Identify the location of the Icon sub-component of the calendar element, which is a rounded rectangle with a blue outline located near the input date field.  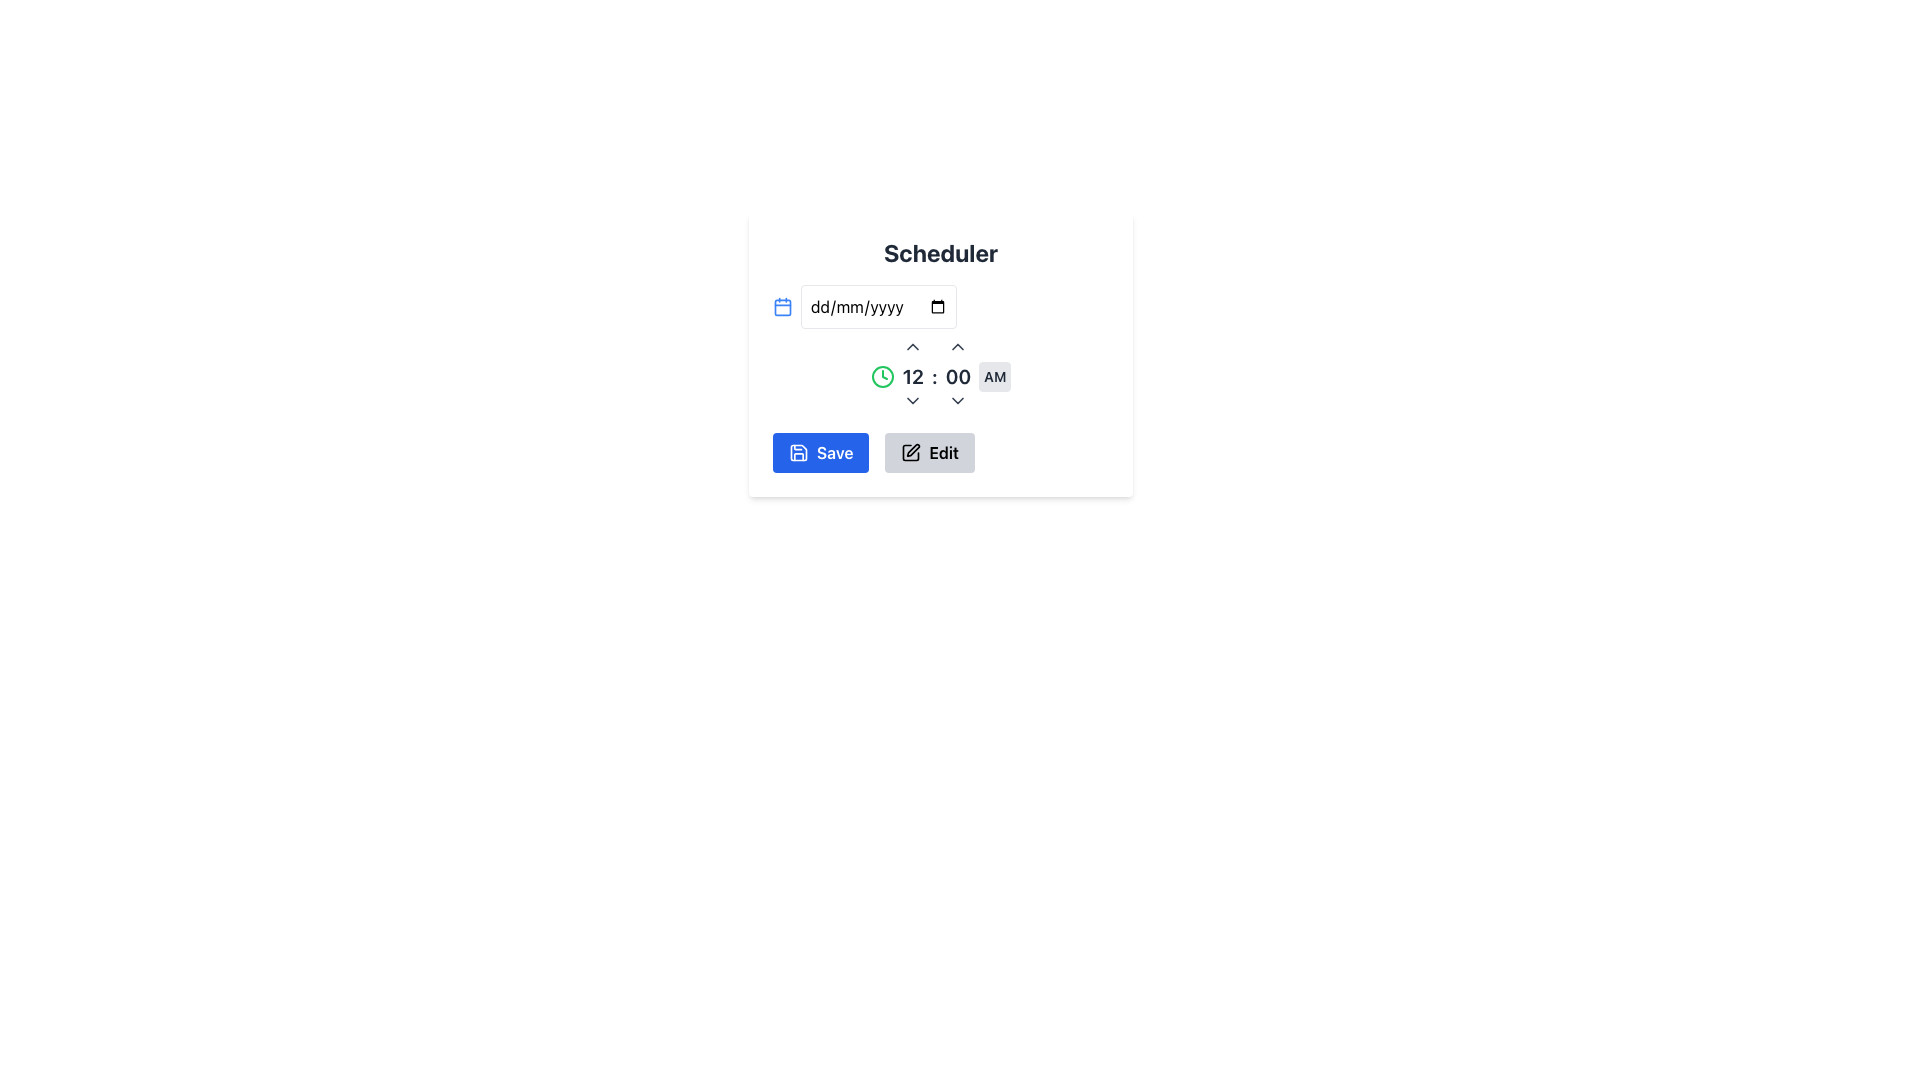
(781, 307).